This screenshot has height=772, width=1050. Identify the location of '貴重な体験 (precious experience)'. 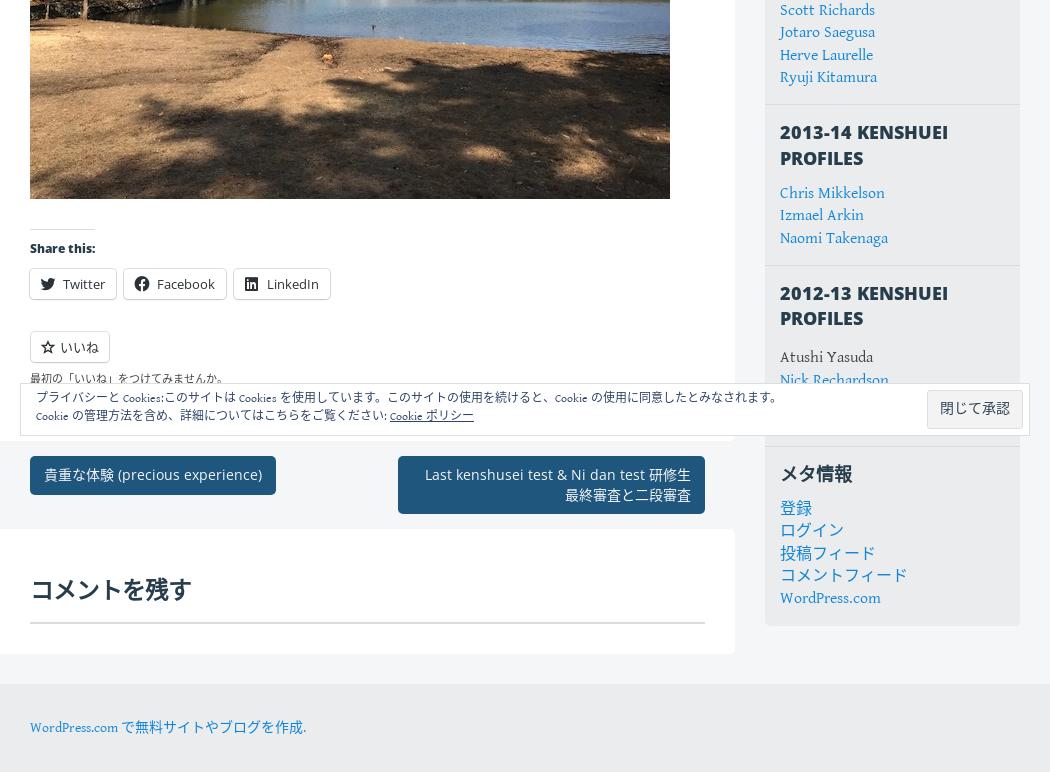
(152, 474).